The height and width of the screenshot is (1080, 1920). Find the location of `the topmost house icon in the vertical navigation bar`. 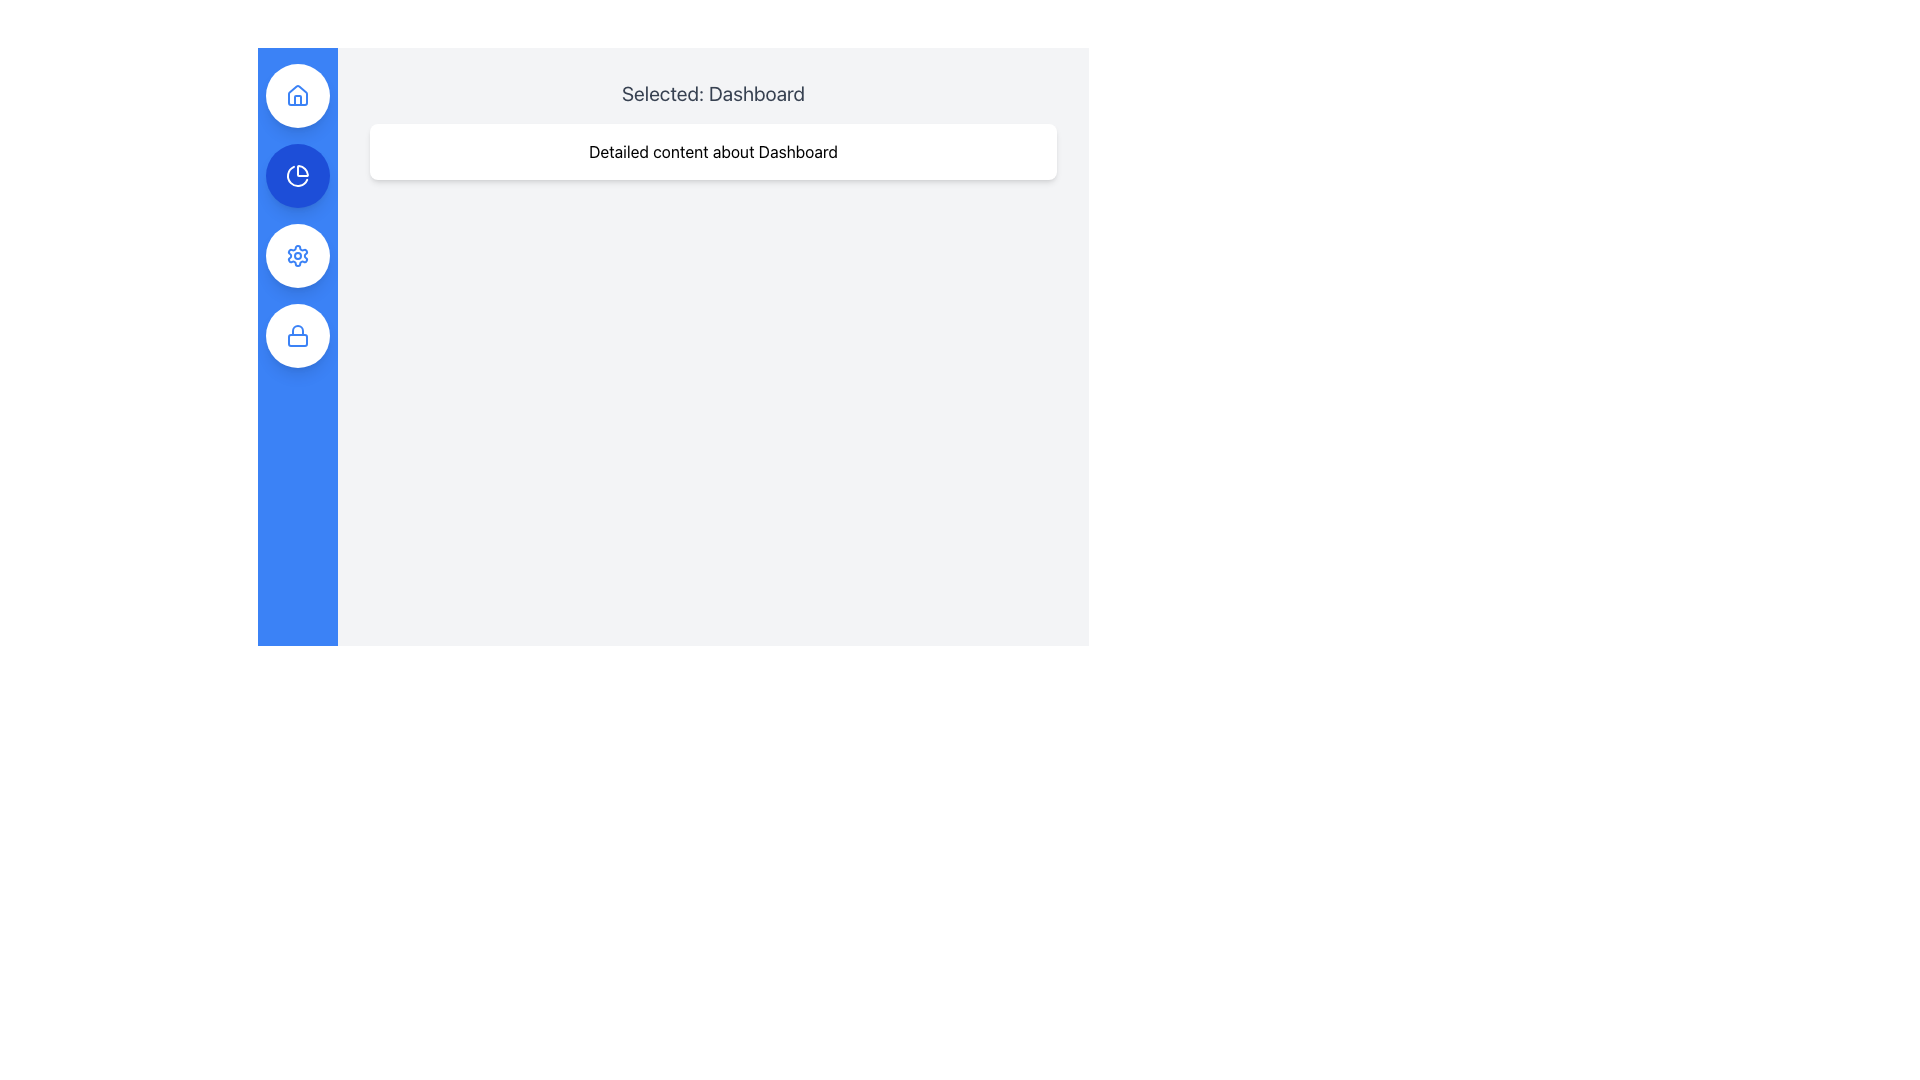

the topmost house icon in the vertical navigation bar is located at coordinates (296, 95).